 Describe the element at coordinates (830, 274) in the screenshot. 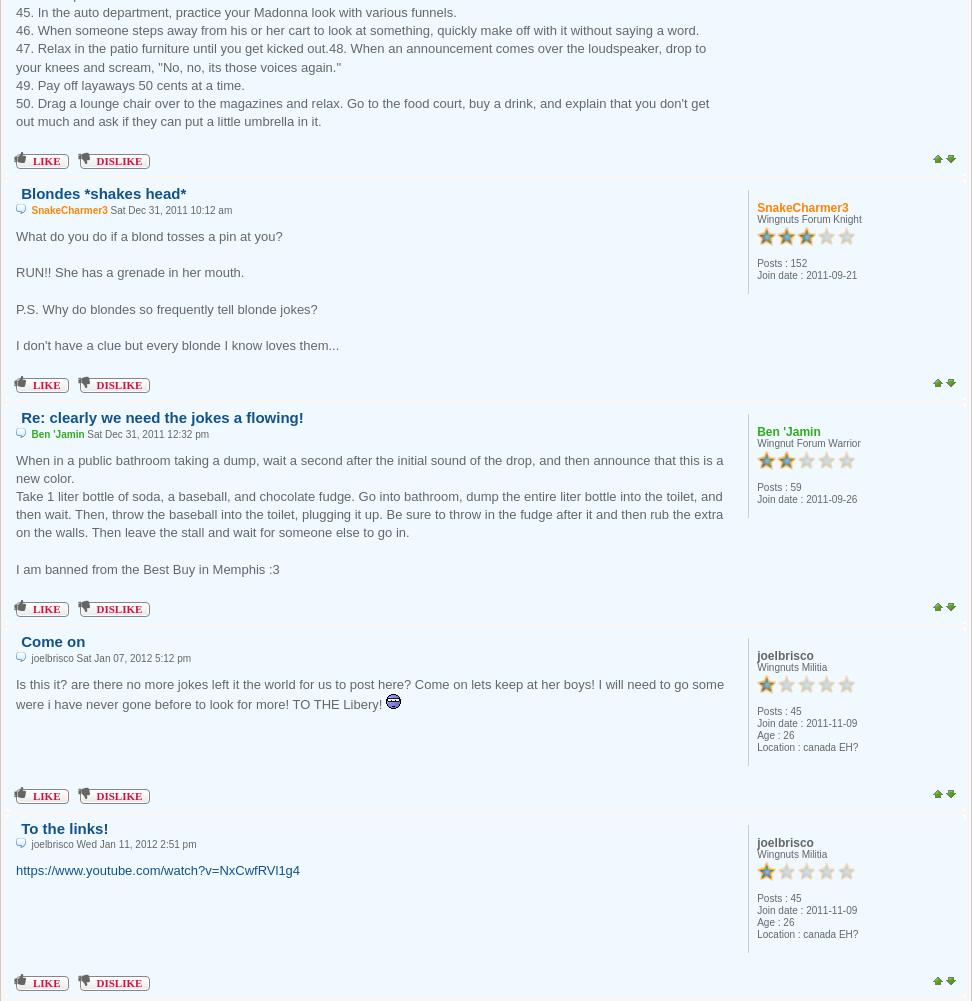

I see `'2011-09-21'` at that location.